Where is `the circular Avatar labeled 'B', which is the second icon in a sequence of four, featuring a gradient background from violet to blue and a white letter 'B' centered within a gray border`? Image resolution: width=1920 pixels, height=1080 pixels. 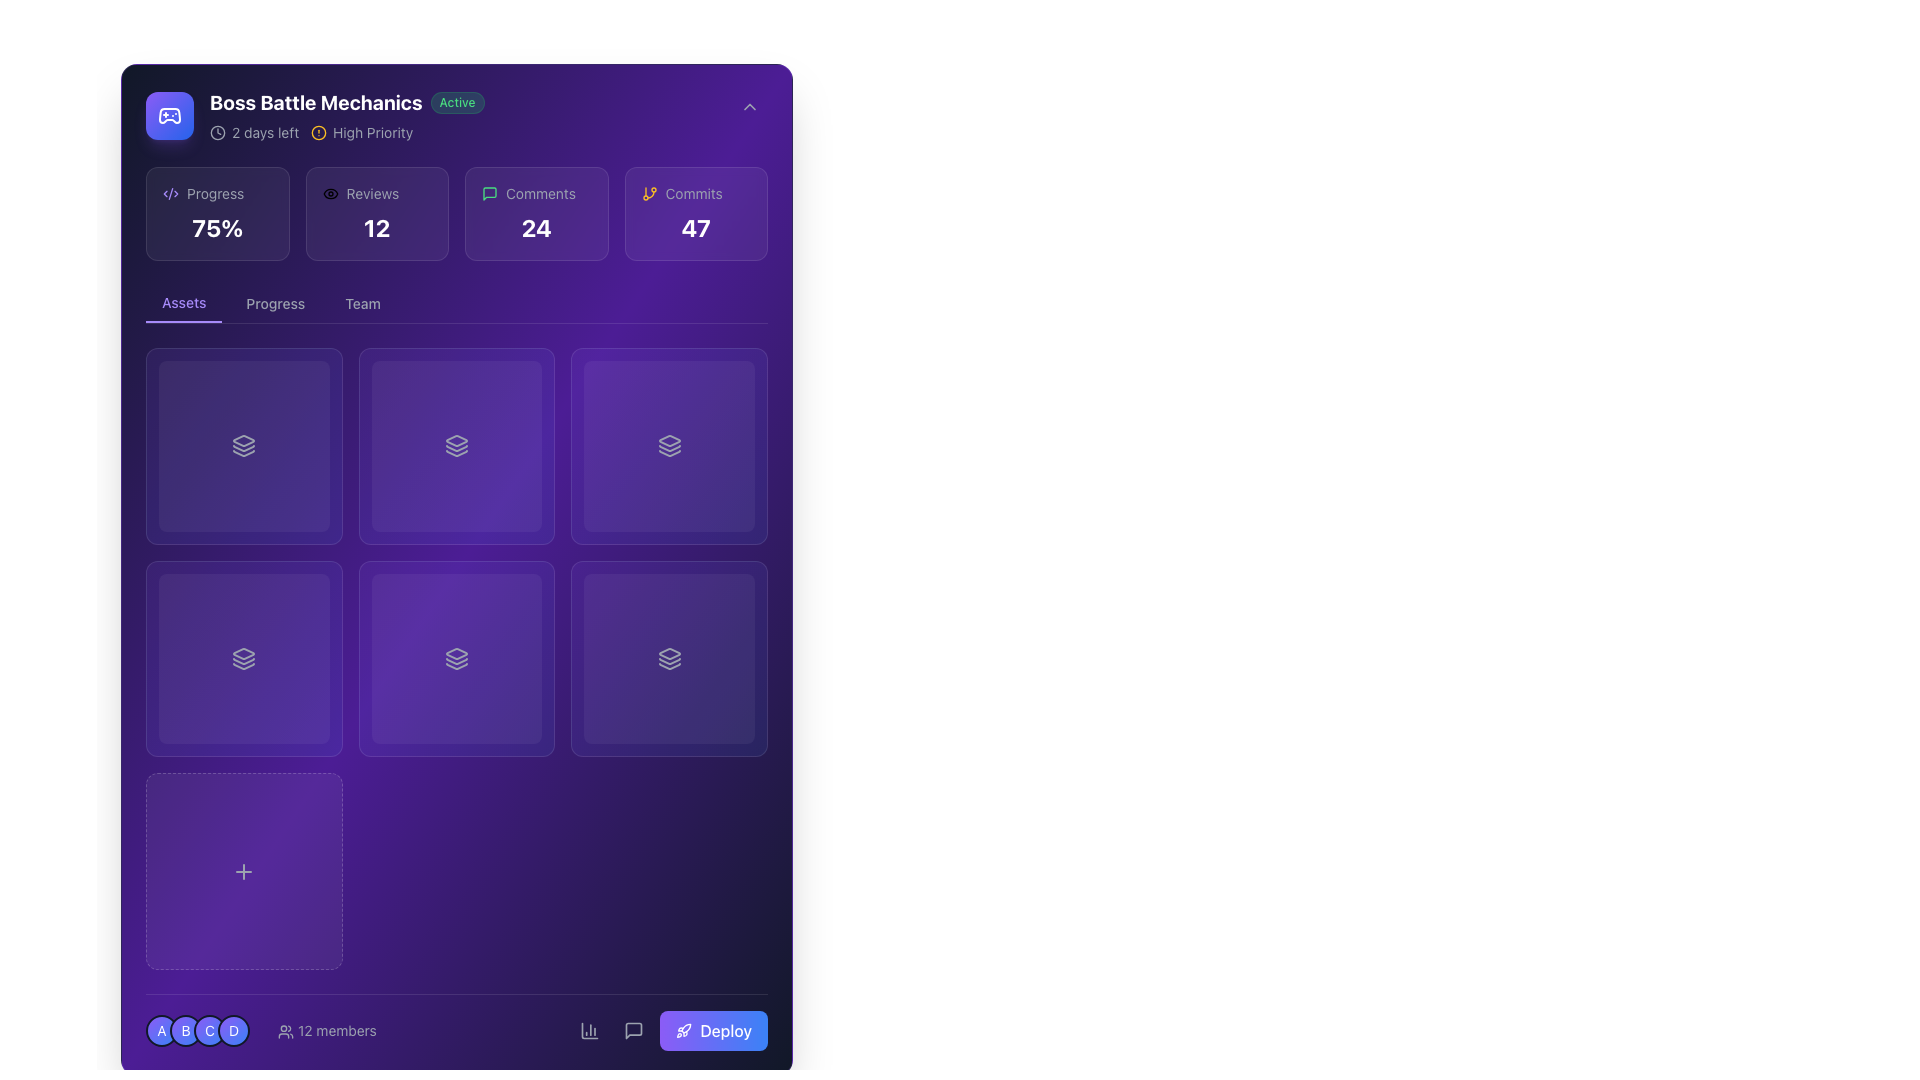
the circular Avatar labeled 'B', which is the second icon in a sequence of four, featuring a gradient background from violet to blue and a white letter 'B' centered within a gray border is located at coordinates (186, 1030).